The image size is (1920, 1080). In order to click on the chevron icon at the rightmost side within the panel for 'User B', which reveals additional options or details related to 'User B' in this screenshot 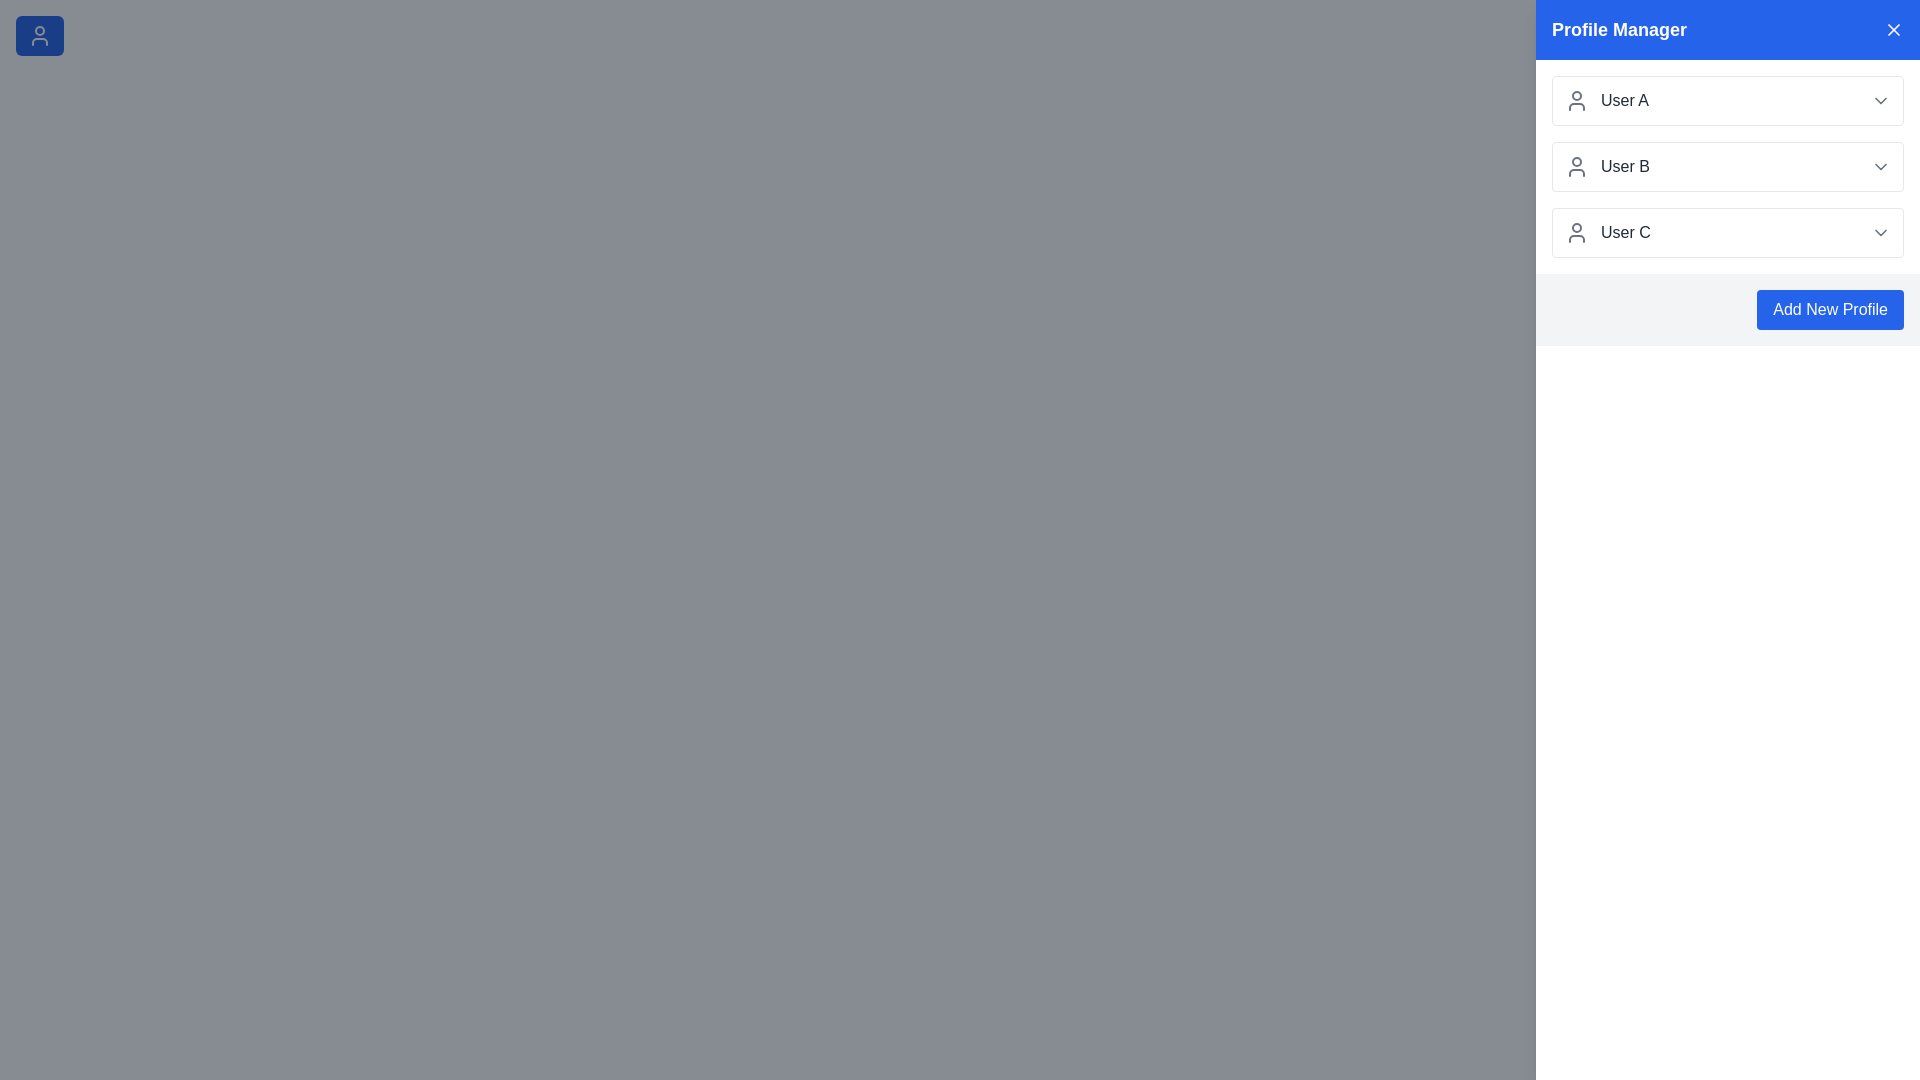, I will do `click(1880, 165)`.